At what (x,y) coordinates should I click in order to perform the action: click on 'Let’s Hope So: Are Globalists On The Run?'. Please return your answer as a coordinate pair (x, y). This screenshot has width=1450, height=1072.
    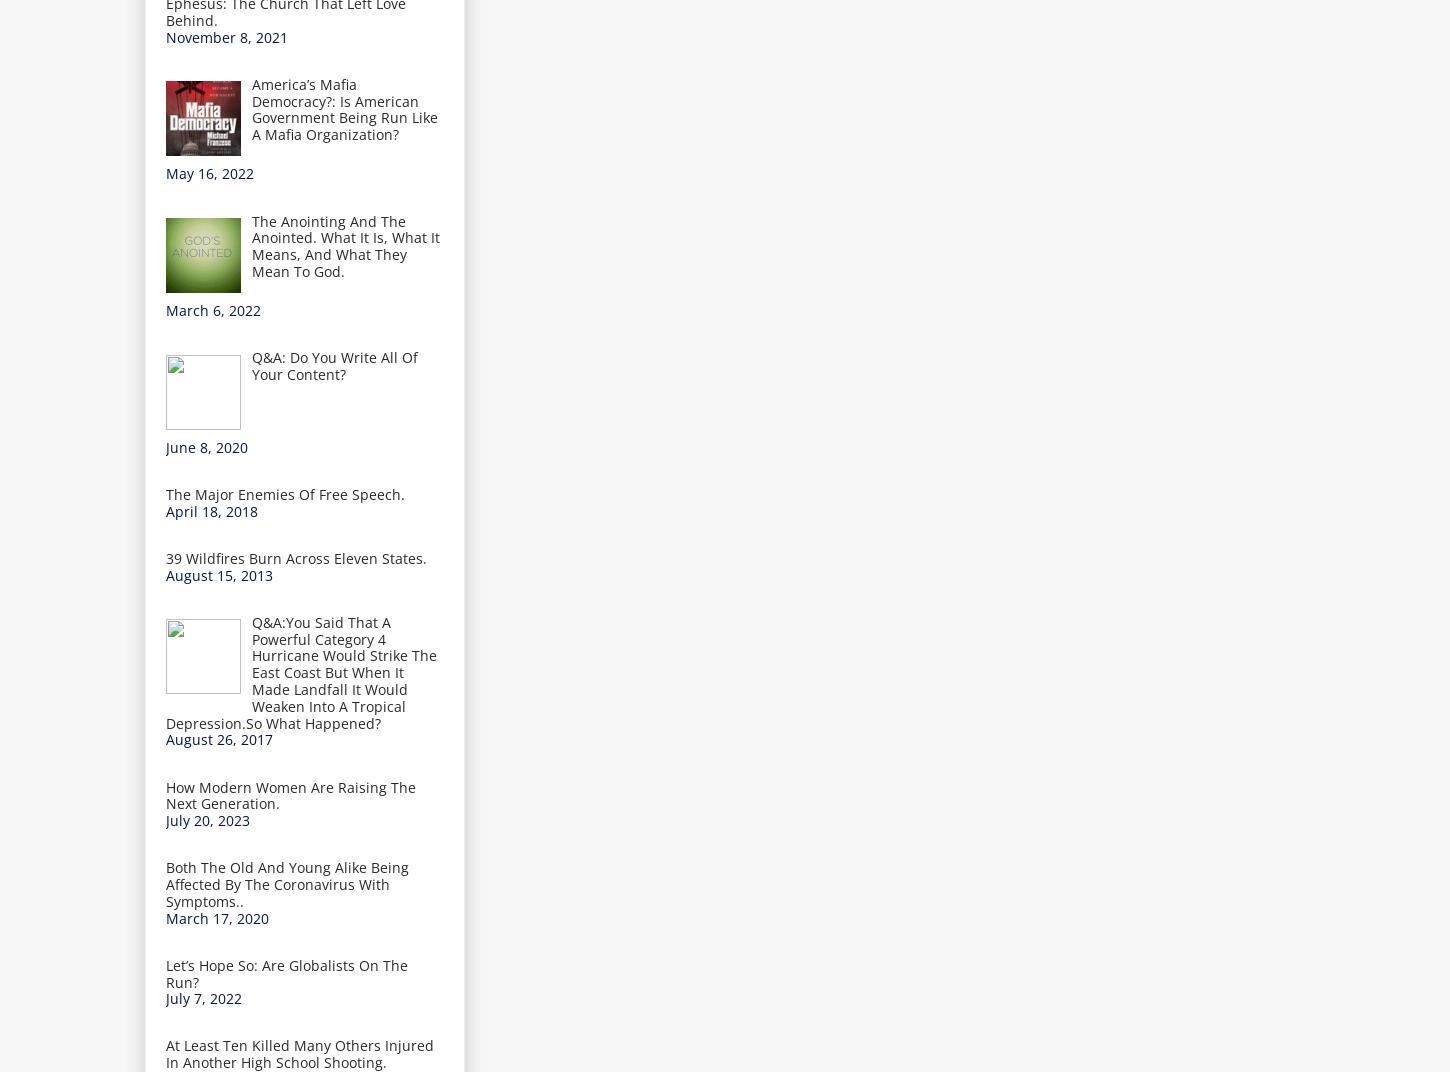
    Looking at the image, I should click on (286, 971).